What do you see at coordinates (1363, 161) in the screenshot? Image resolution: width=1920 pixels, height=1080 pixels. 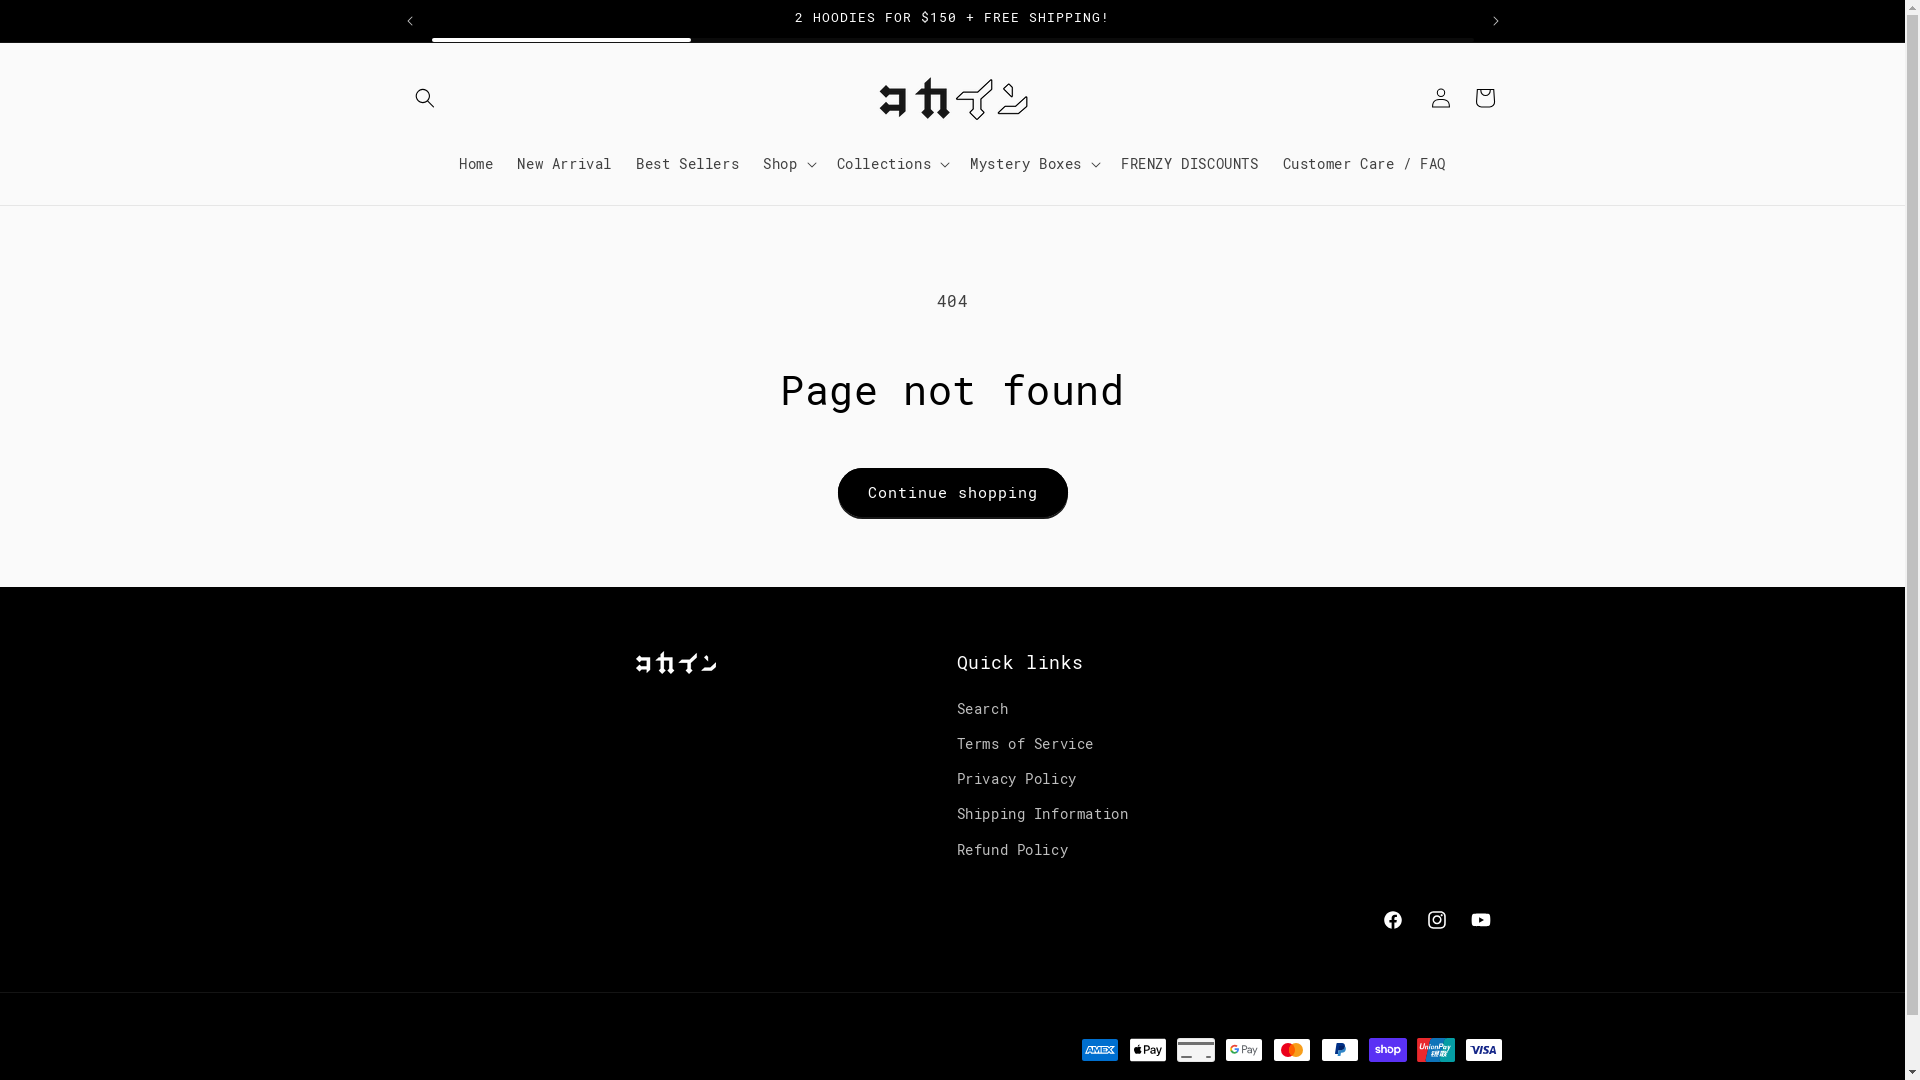 I see `'Customer Care / FAQ'` at bounding box center [1363, 161].